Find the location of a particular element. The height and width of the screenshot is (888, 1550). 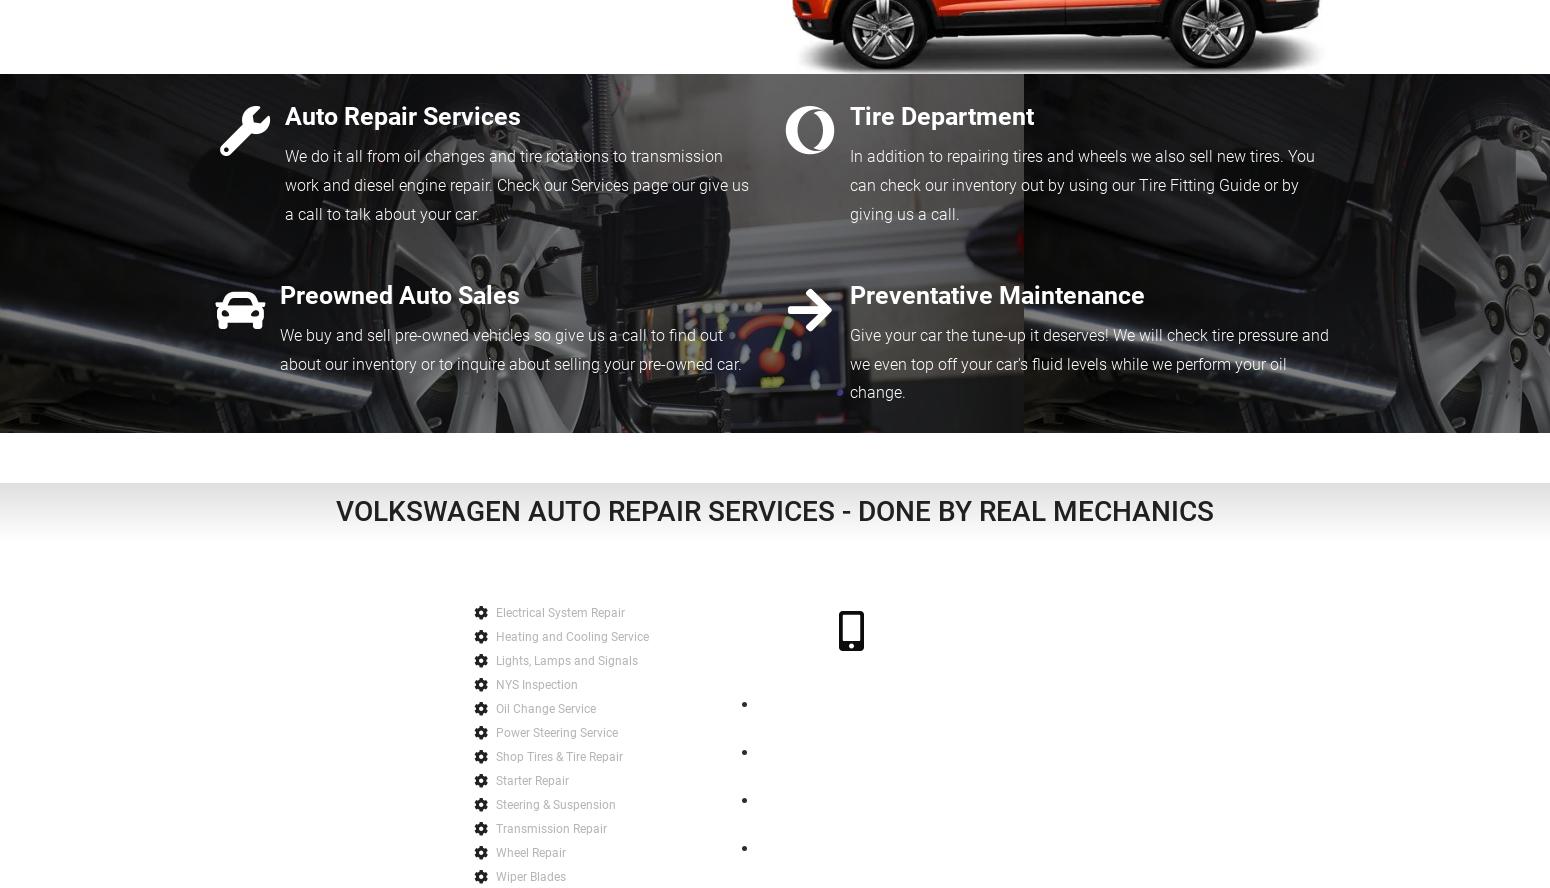

'We do it all from oil changes and tire rotations to transmission work and diesel engine repair. Check our Services page our give us a call to talk about your car.' is located at coordinates (515, 184).